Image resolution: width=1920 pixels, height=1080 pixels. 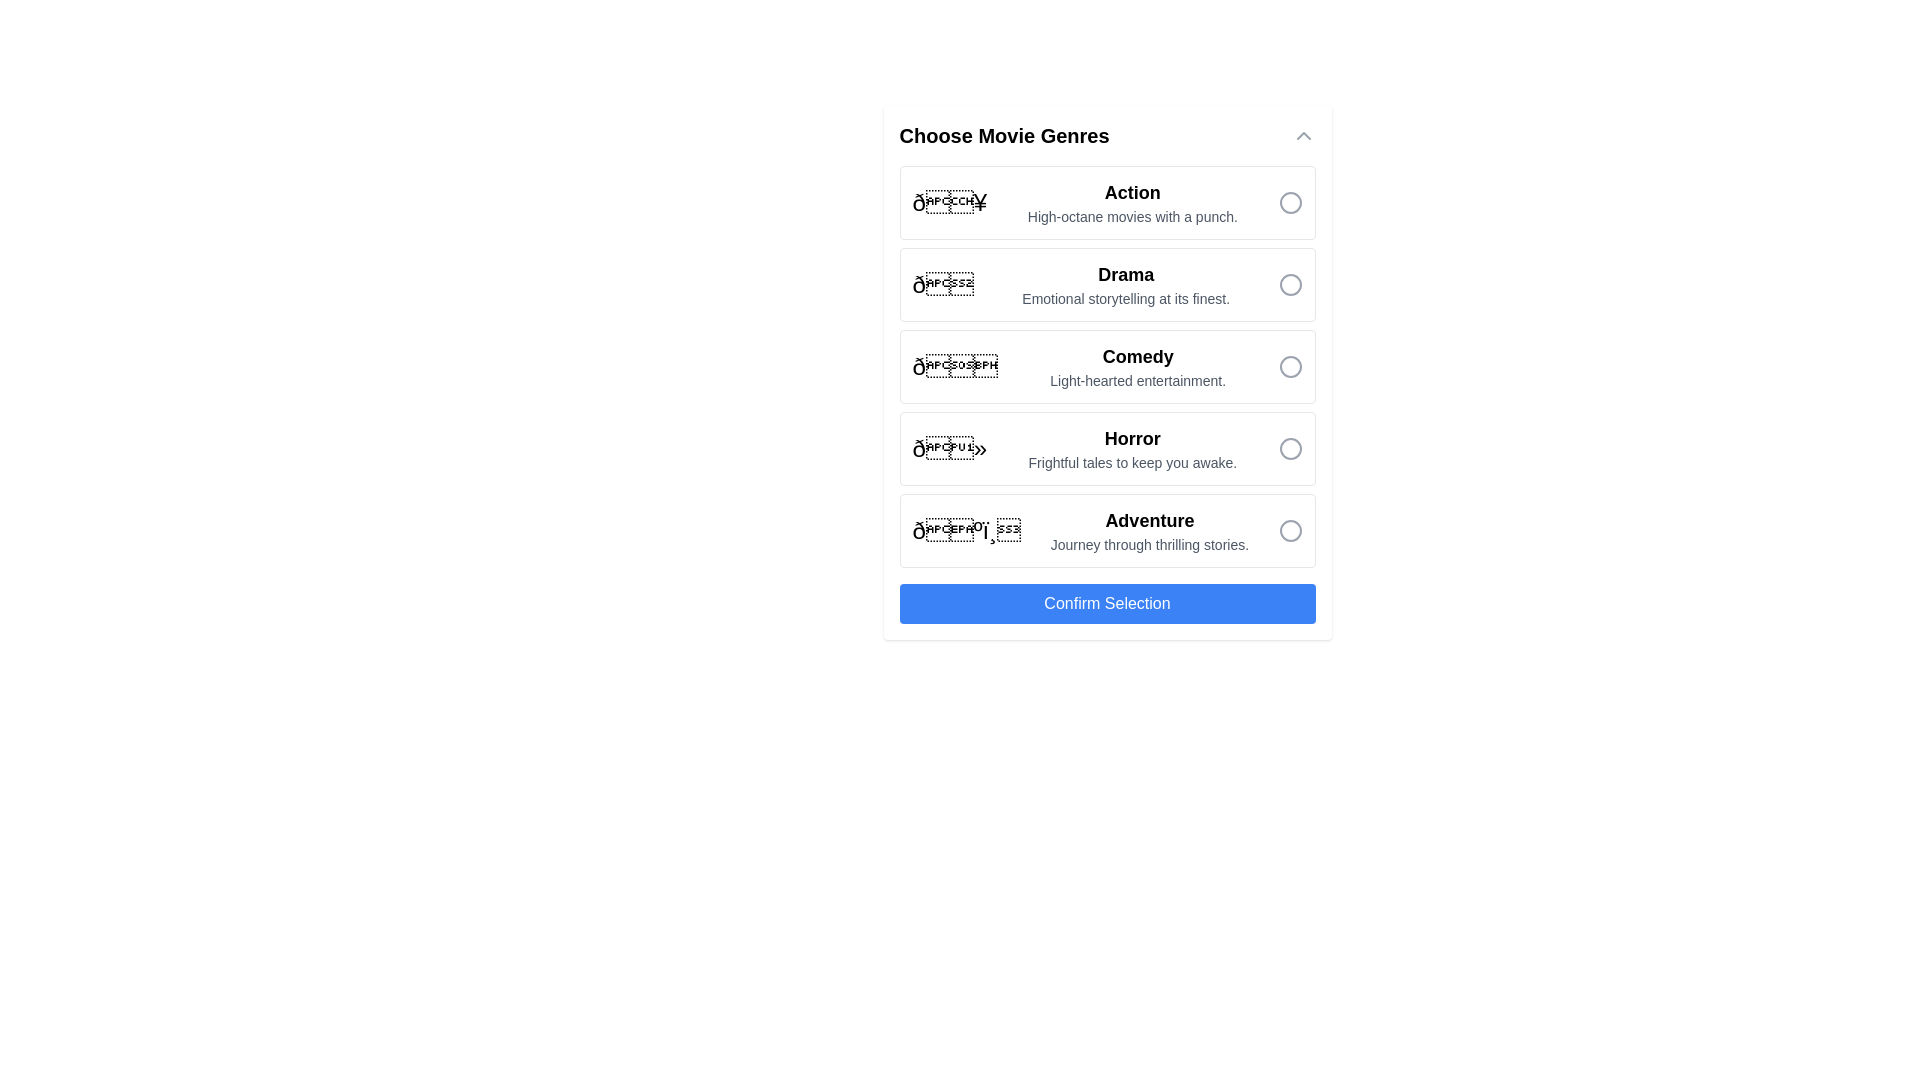 I want to click on the bold text label that reads 'Comedy', which is located in the third row of the movie genre list, above the description 'Light-hearted entertainment', so click(x=1138, y=356).